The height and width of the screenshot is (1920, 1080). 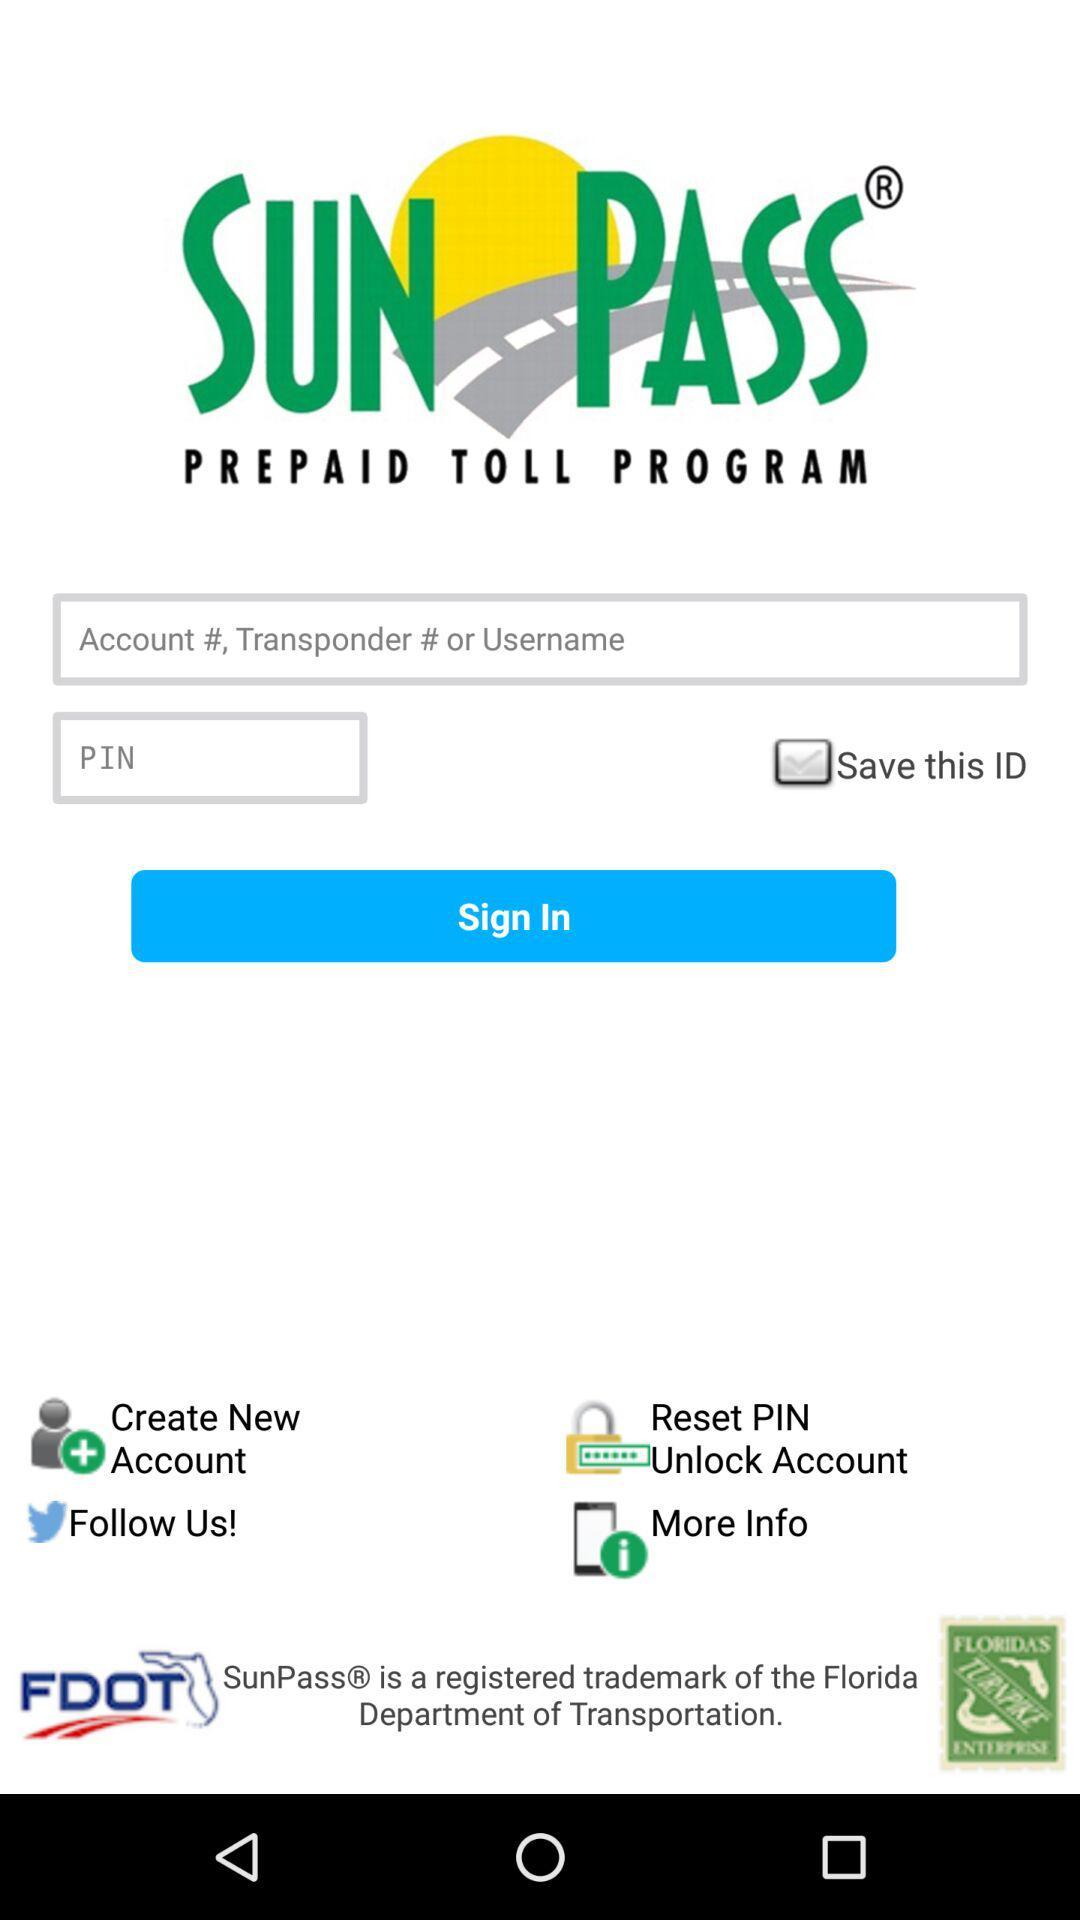 I want to click on icon next to reset pin unlock item, so click(x=296, y=1520).